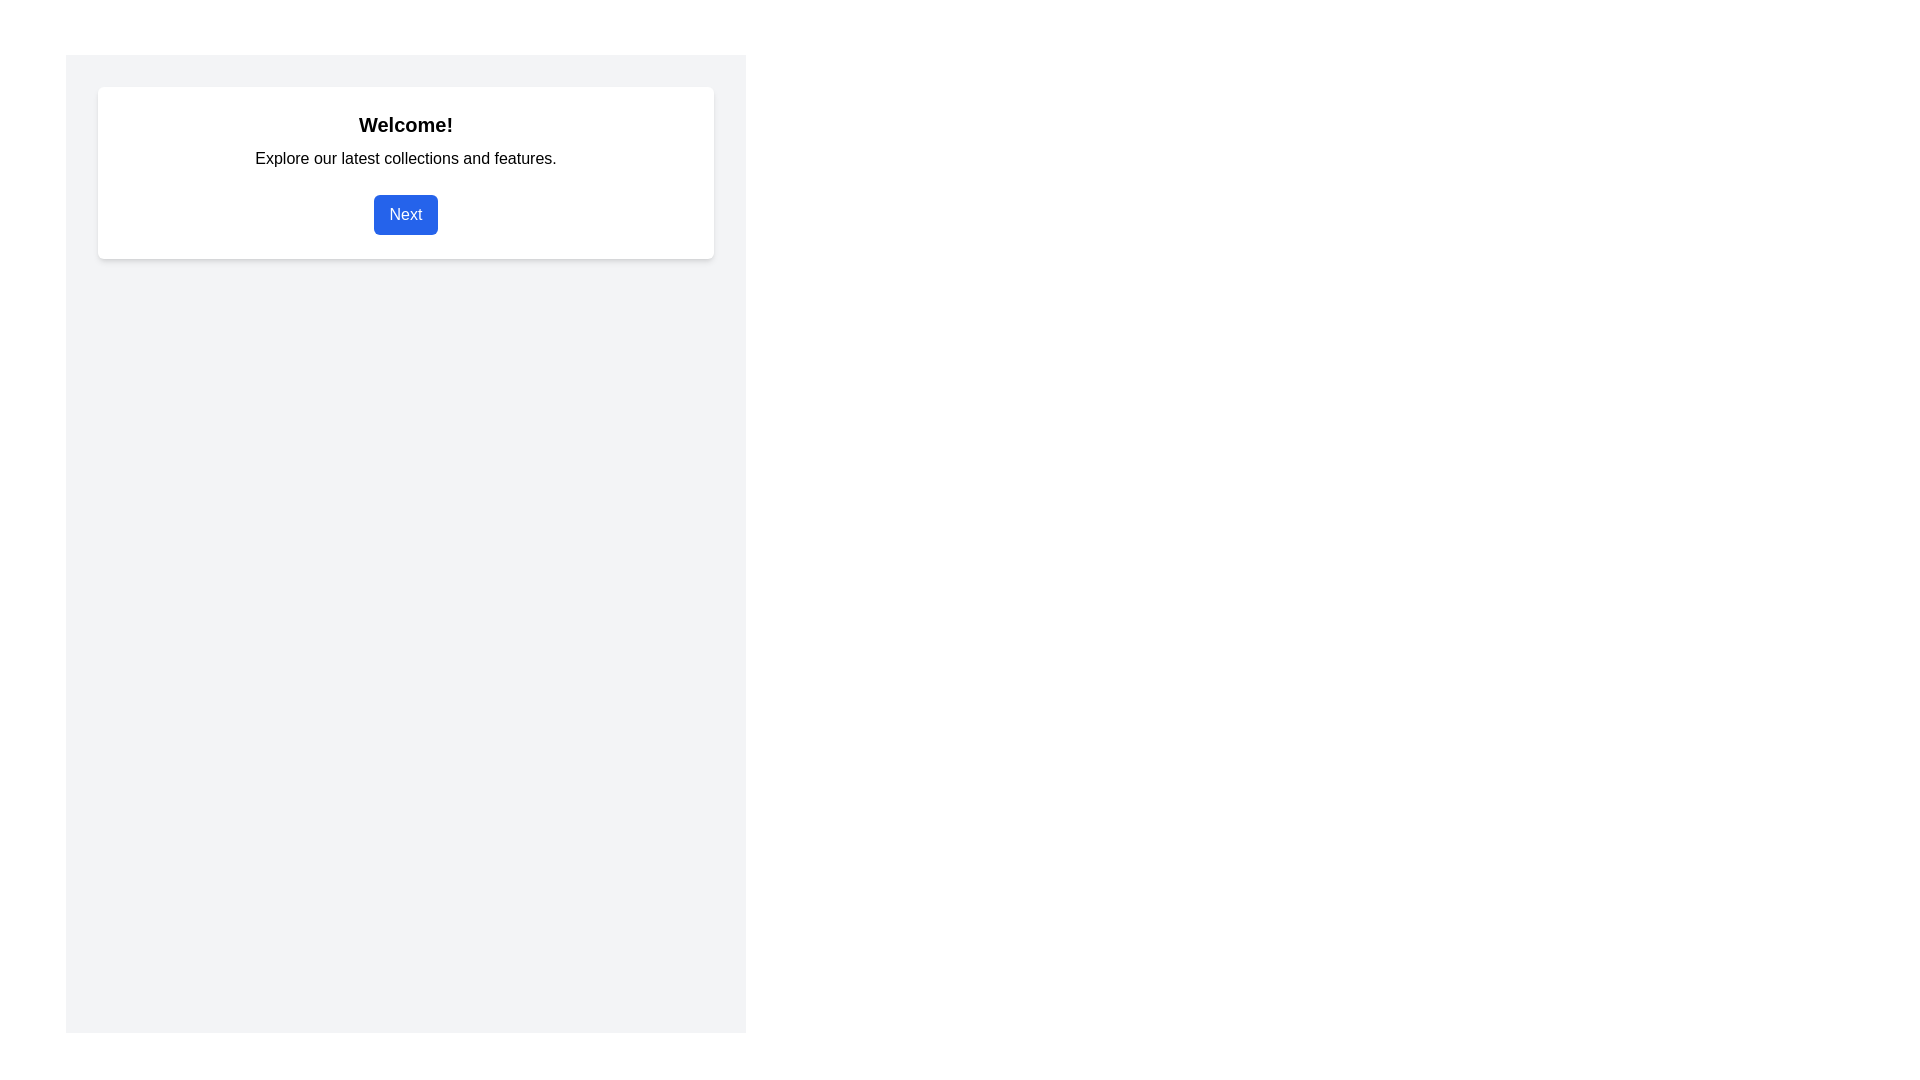  I want to click on the text displaying 'Explore our latest collections and features.' which is centrally aligned and positioned below the 'Welcome!' heading, so click(405, 157).